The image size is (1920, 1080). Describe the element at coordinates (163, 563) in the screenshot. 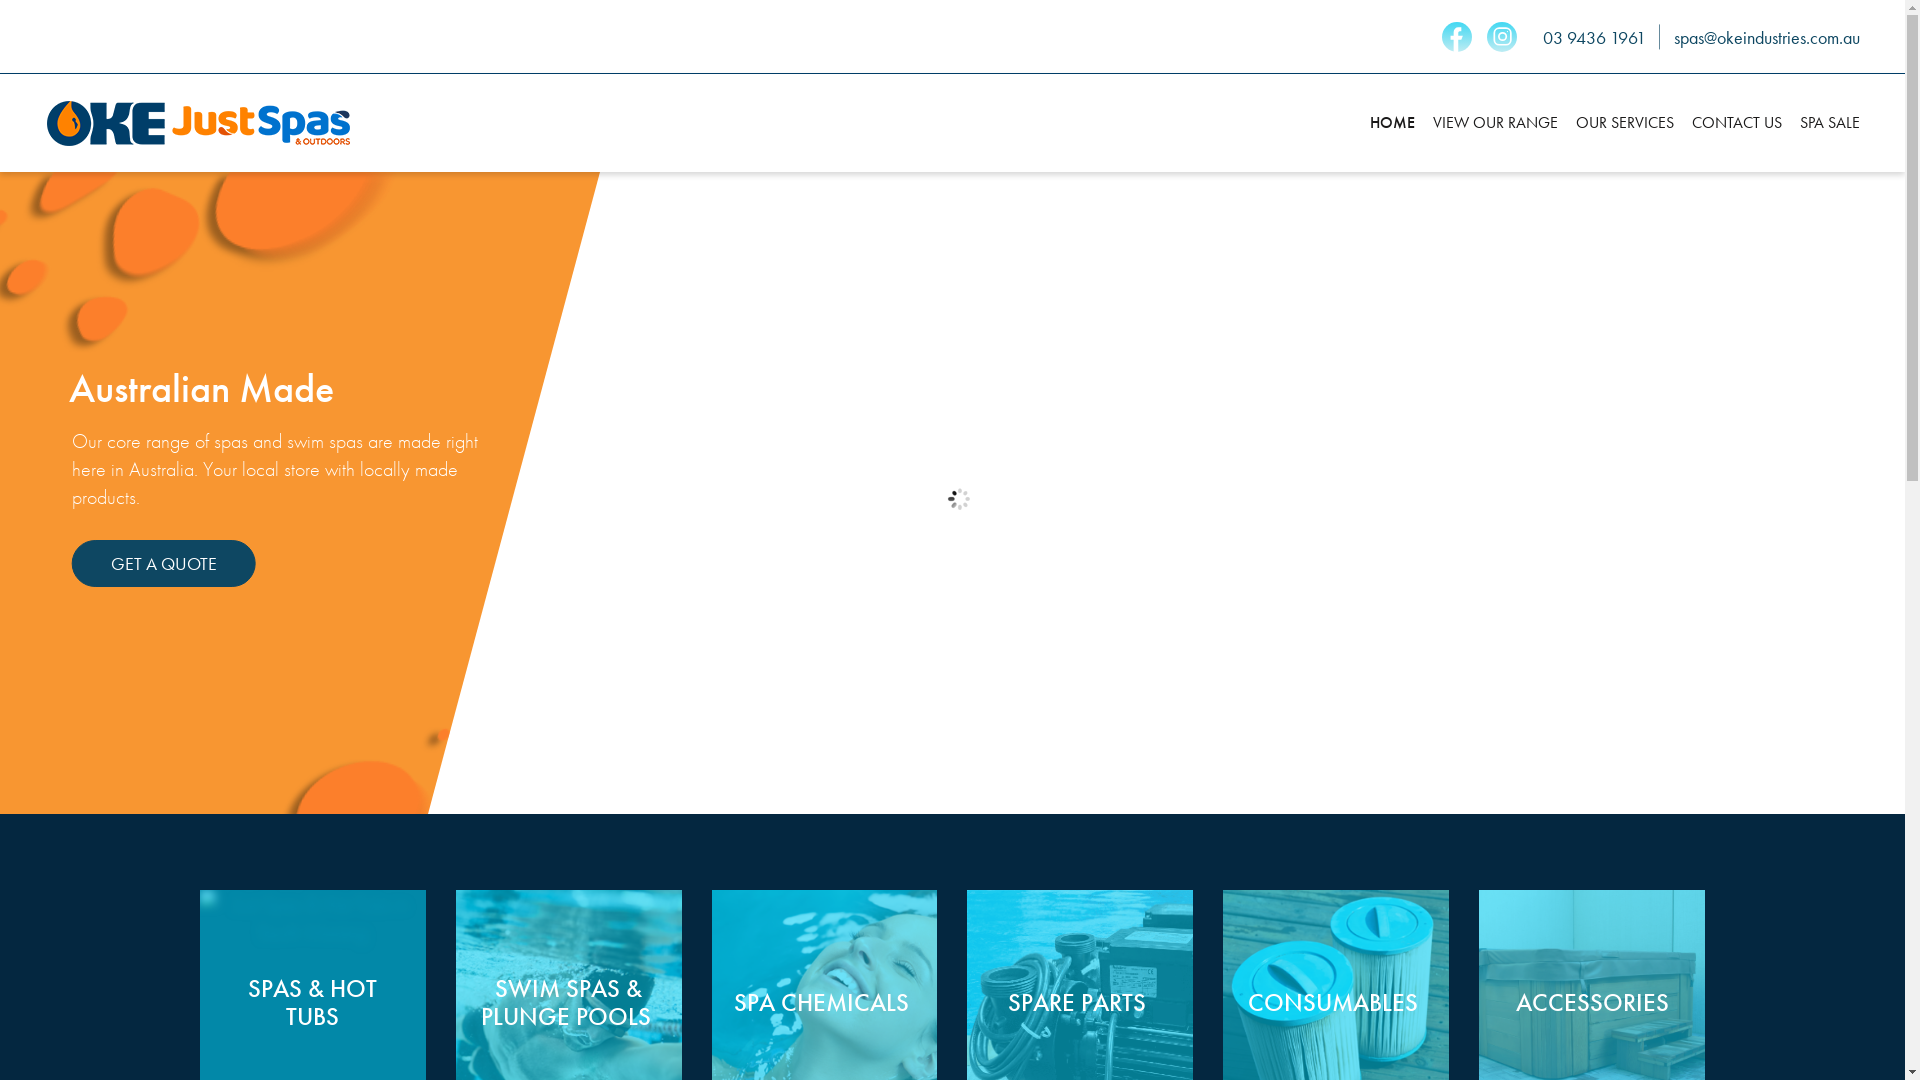

I see `'GET A QUOTE'` at that location.